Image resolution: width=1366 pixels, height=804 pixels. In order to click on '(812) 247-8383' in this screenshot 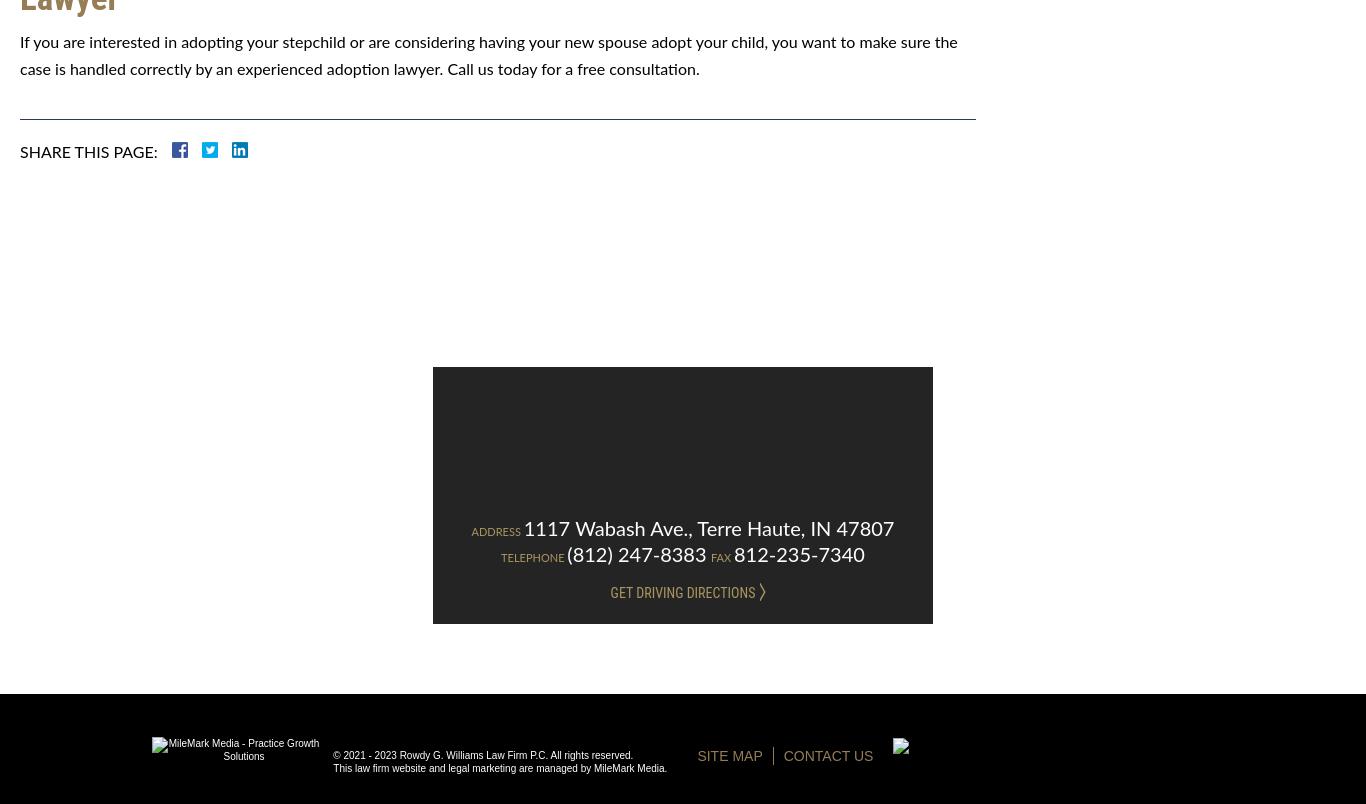, I will do `click(635, 554)`.